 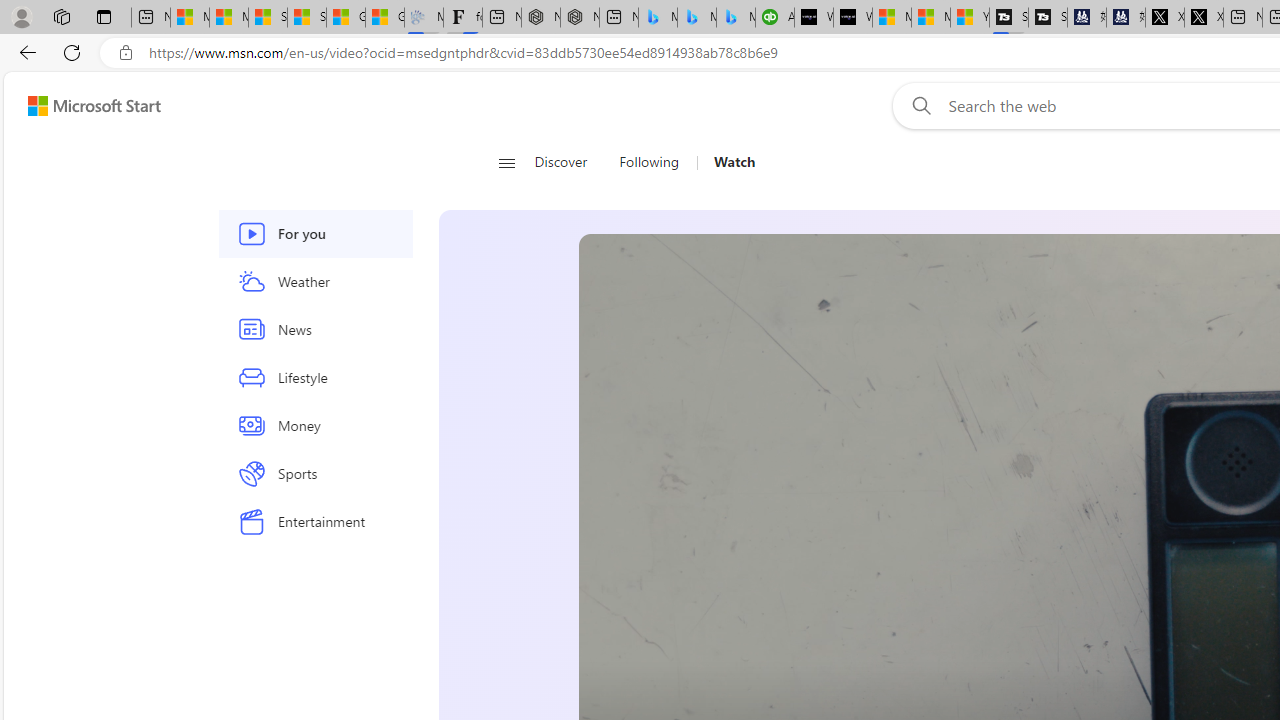 I want to click on 'Web search', so click(x=916, y=105).